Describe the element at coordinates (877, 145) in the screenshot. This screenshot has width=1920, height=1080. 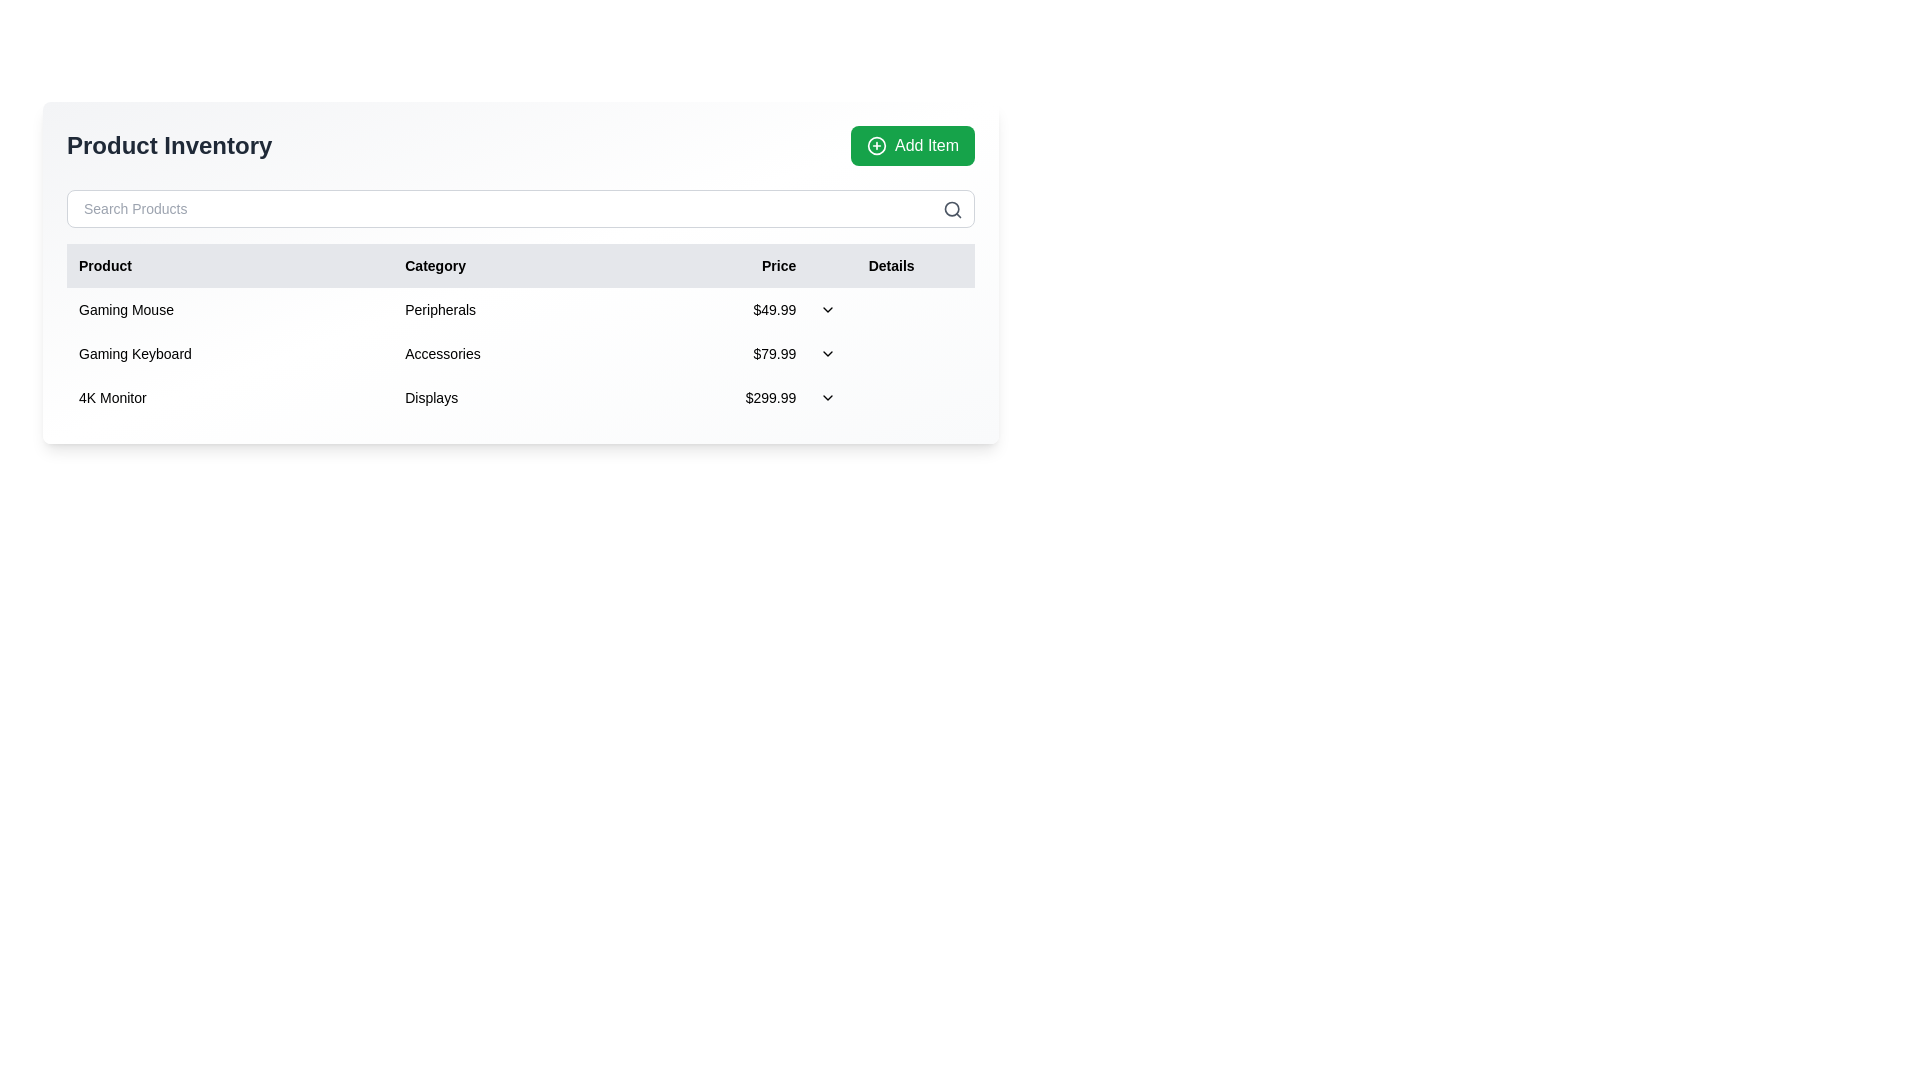
I see `the decorative icon with a plus symbol located within the 'Add Item' button, which is outlined in white and positioned to the left of the text label 'Add Item'` at that location.